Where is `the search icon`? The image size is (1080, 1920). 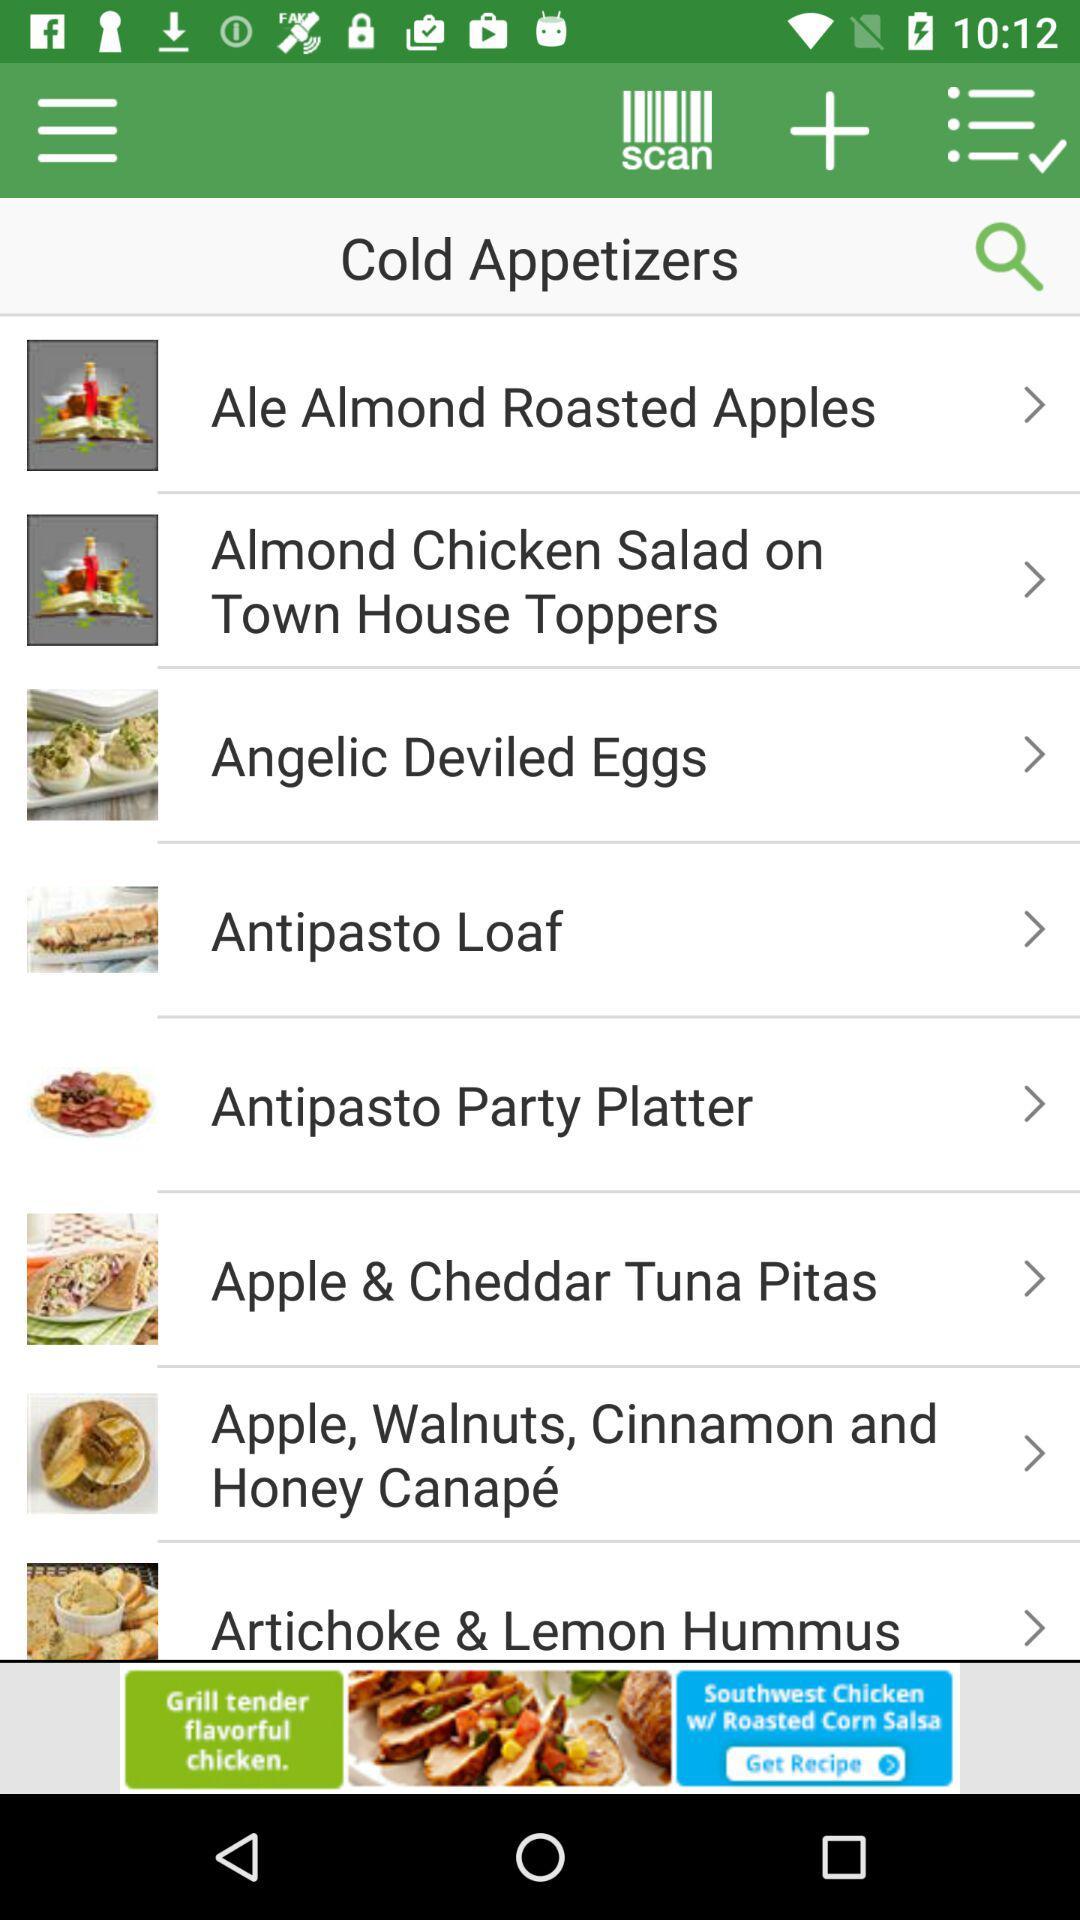
the search icon is located at coordinates (1010, 256).